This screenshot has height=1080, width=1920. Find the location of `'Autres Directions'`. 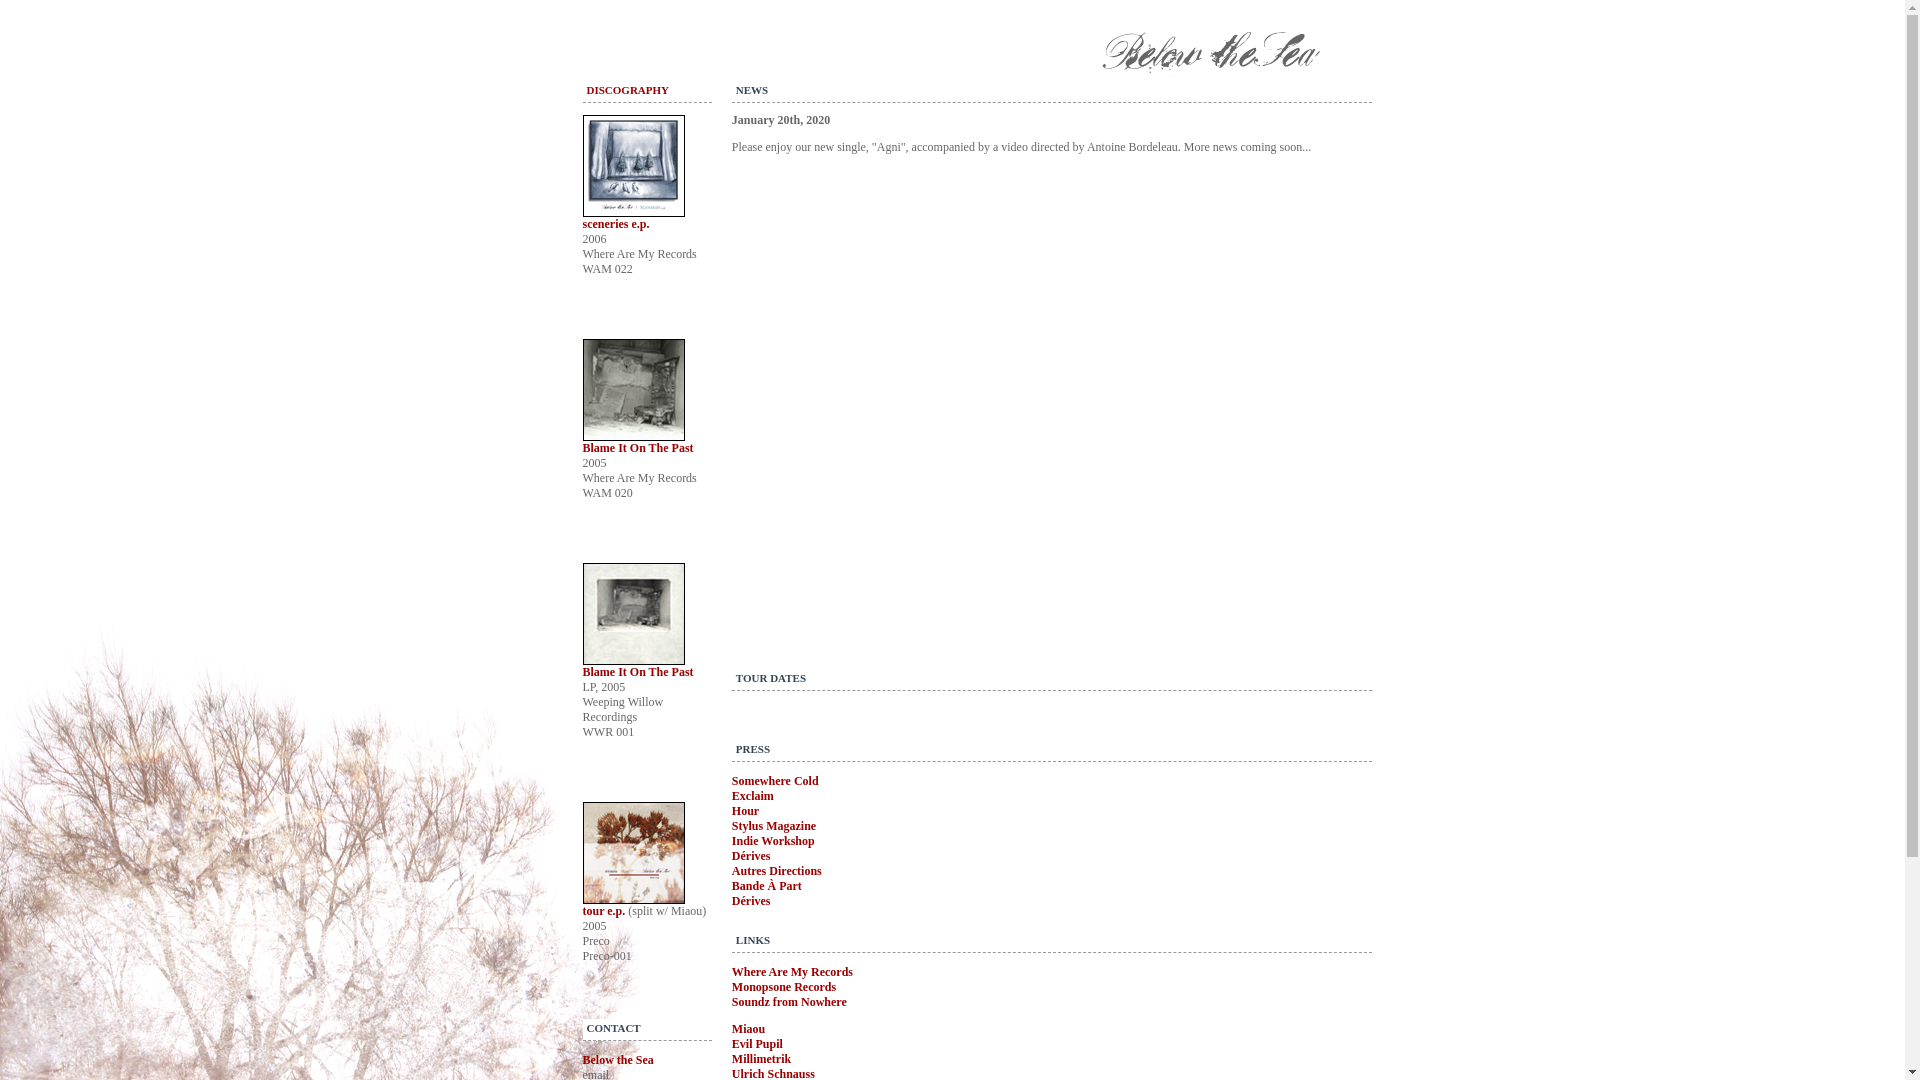

'Autres Directions' is located at coordinates (776, 870).